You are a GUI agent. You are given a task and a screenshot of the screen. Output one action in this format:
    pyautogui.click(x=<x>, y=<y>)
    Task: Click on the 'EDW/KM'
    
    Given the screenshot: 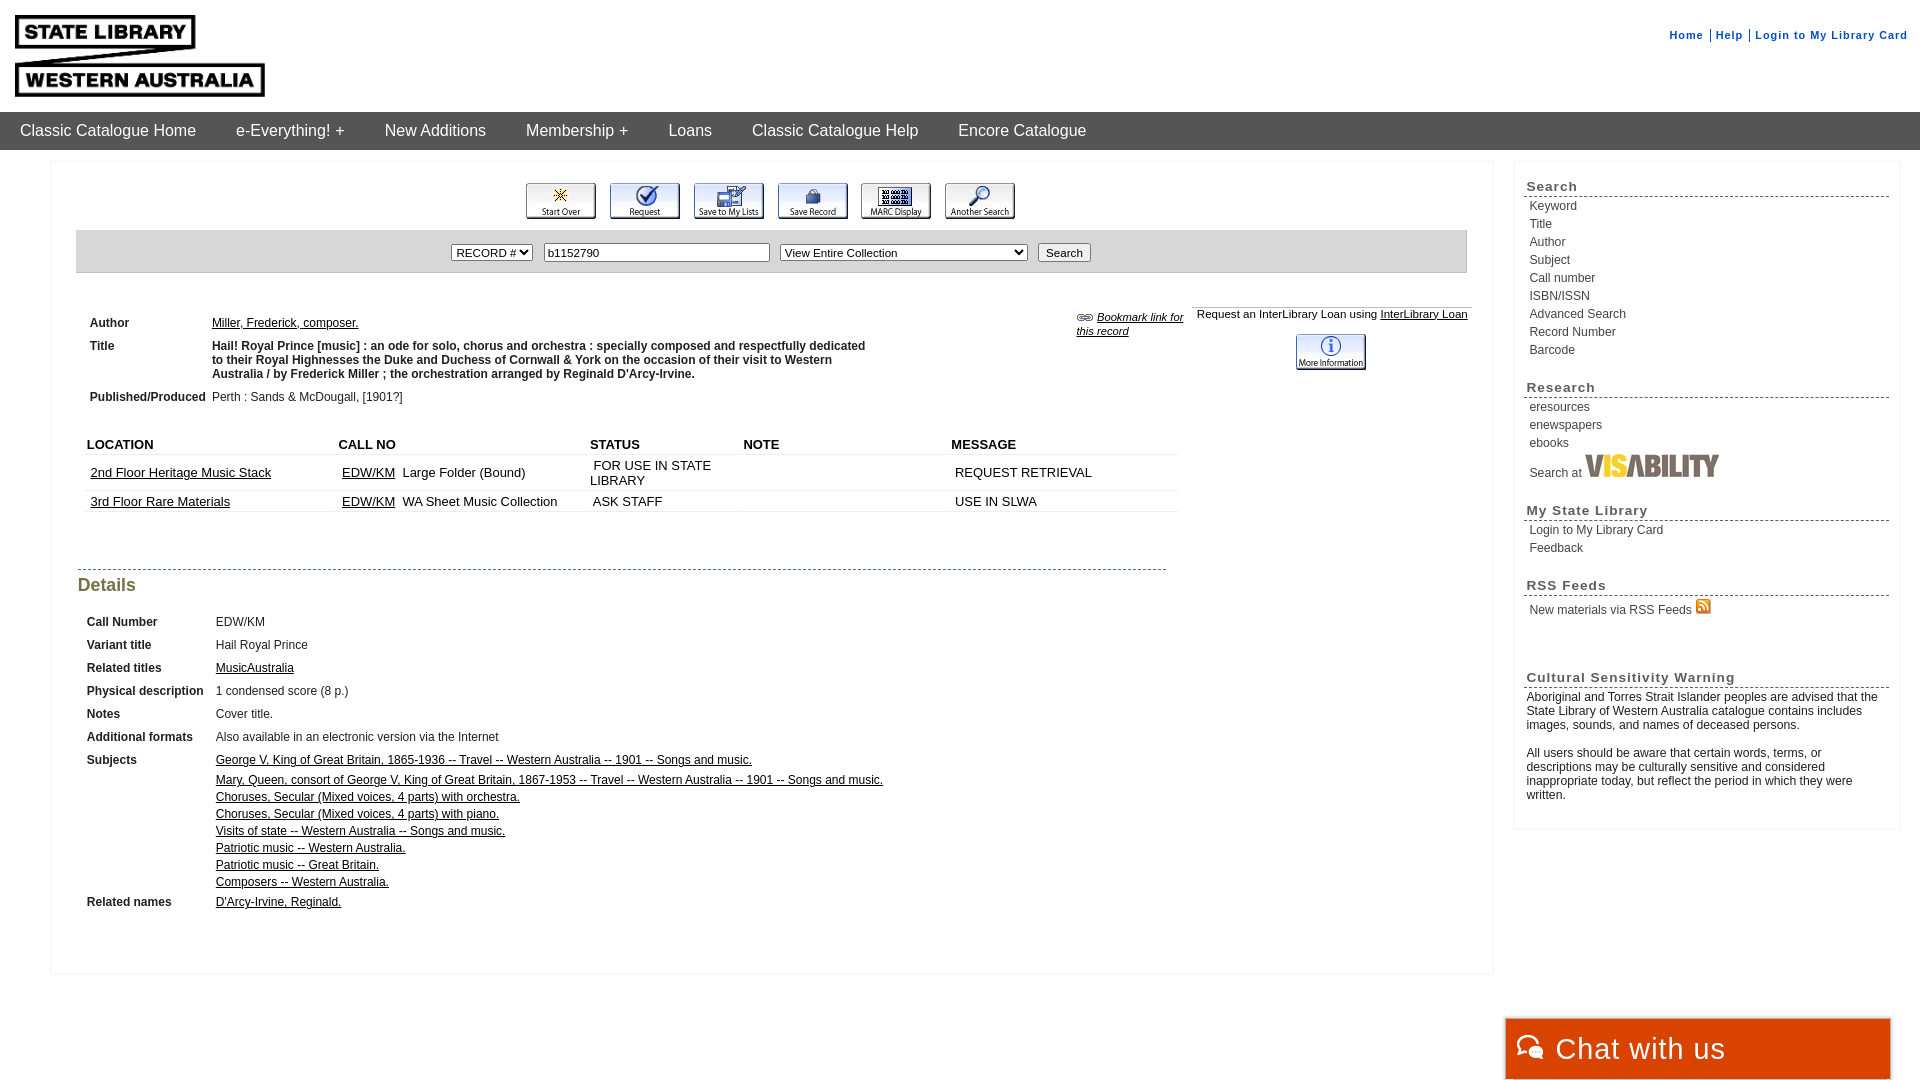 What is the action you would take?
    pyautogui.click(x=368, y=500)
    